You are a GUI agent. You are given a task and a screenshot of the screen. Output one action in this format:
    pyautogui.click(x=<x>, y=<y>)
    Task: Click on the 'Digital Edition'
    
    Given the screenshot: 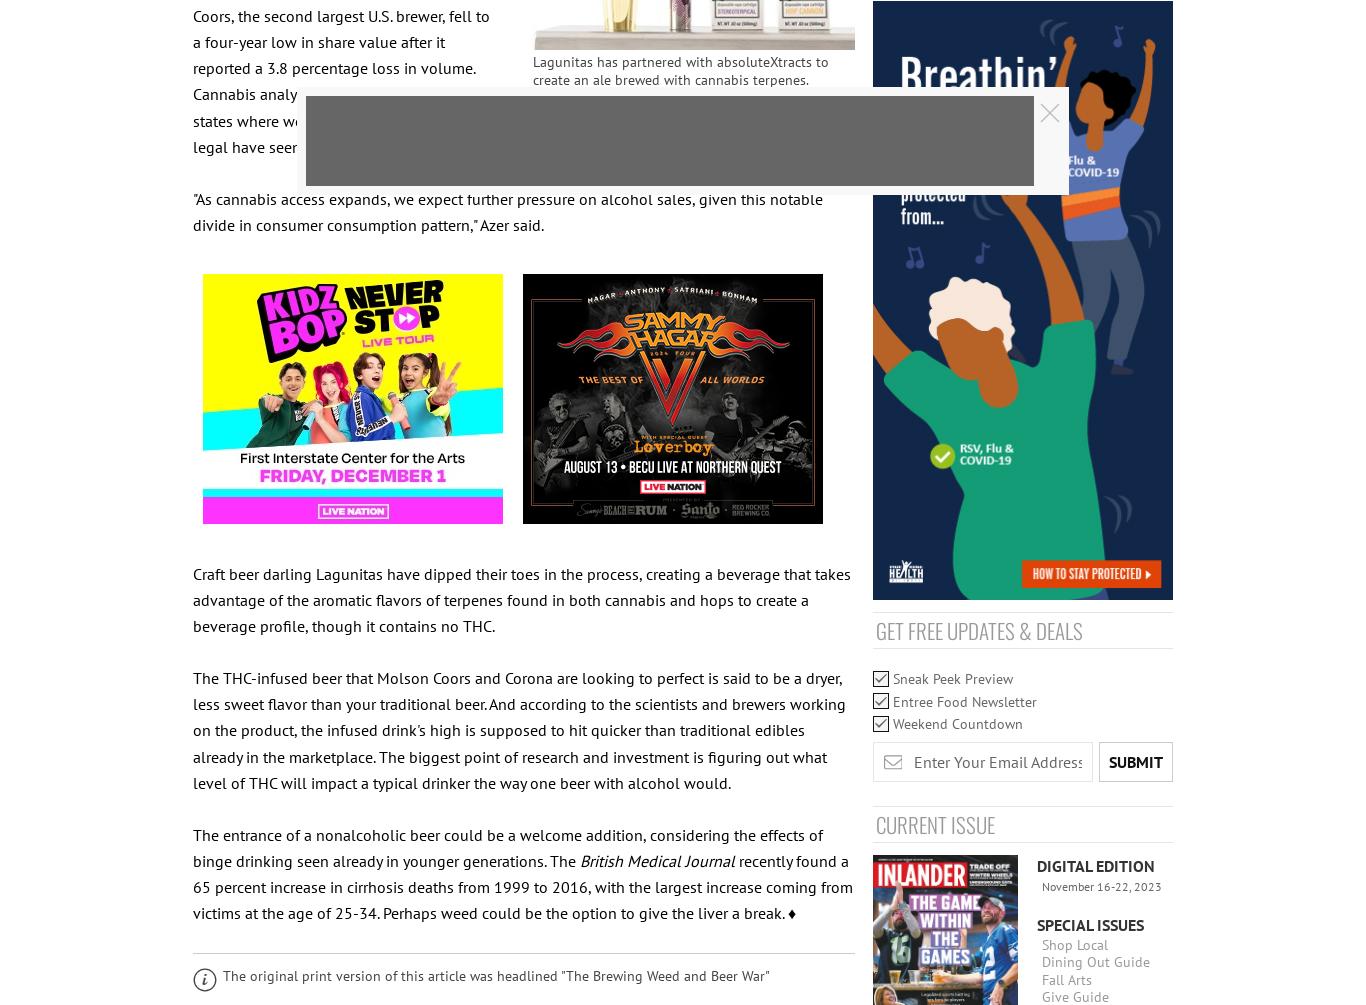 What is the action you would take?
    pyautogui.click(x=1036, y=865)
    